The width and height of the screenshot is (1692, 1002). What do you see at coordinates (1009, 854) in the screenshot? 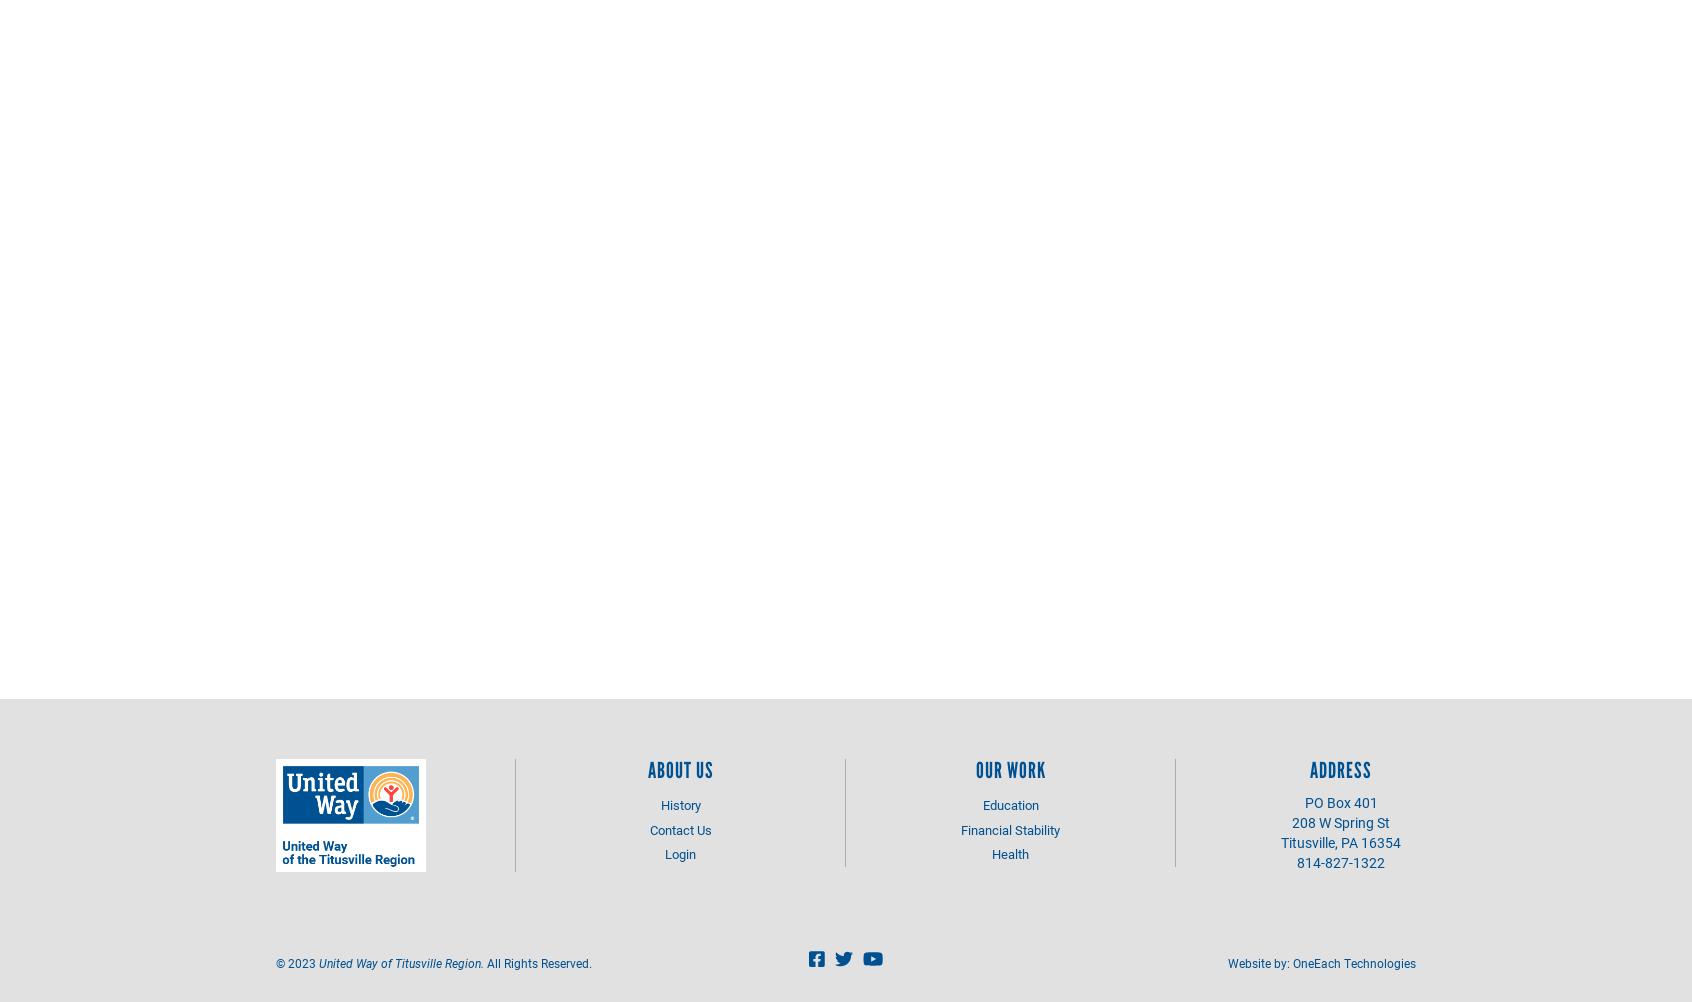
I see `'Health'` at bounding box center [1009, 854].